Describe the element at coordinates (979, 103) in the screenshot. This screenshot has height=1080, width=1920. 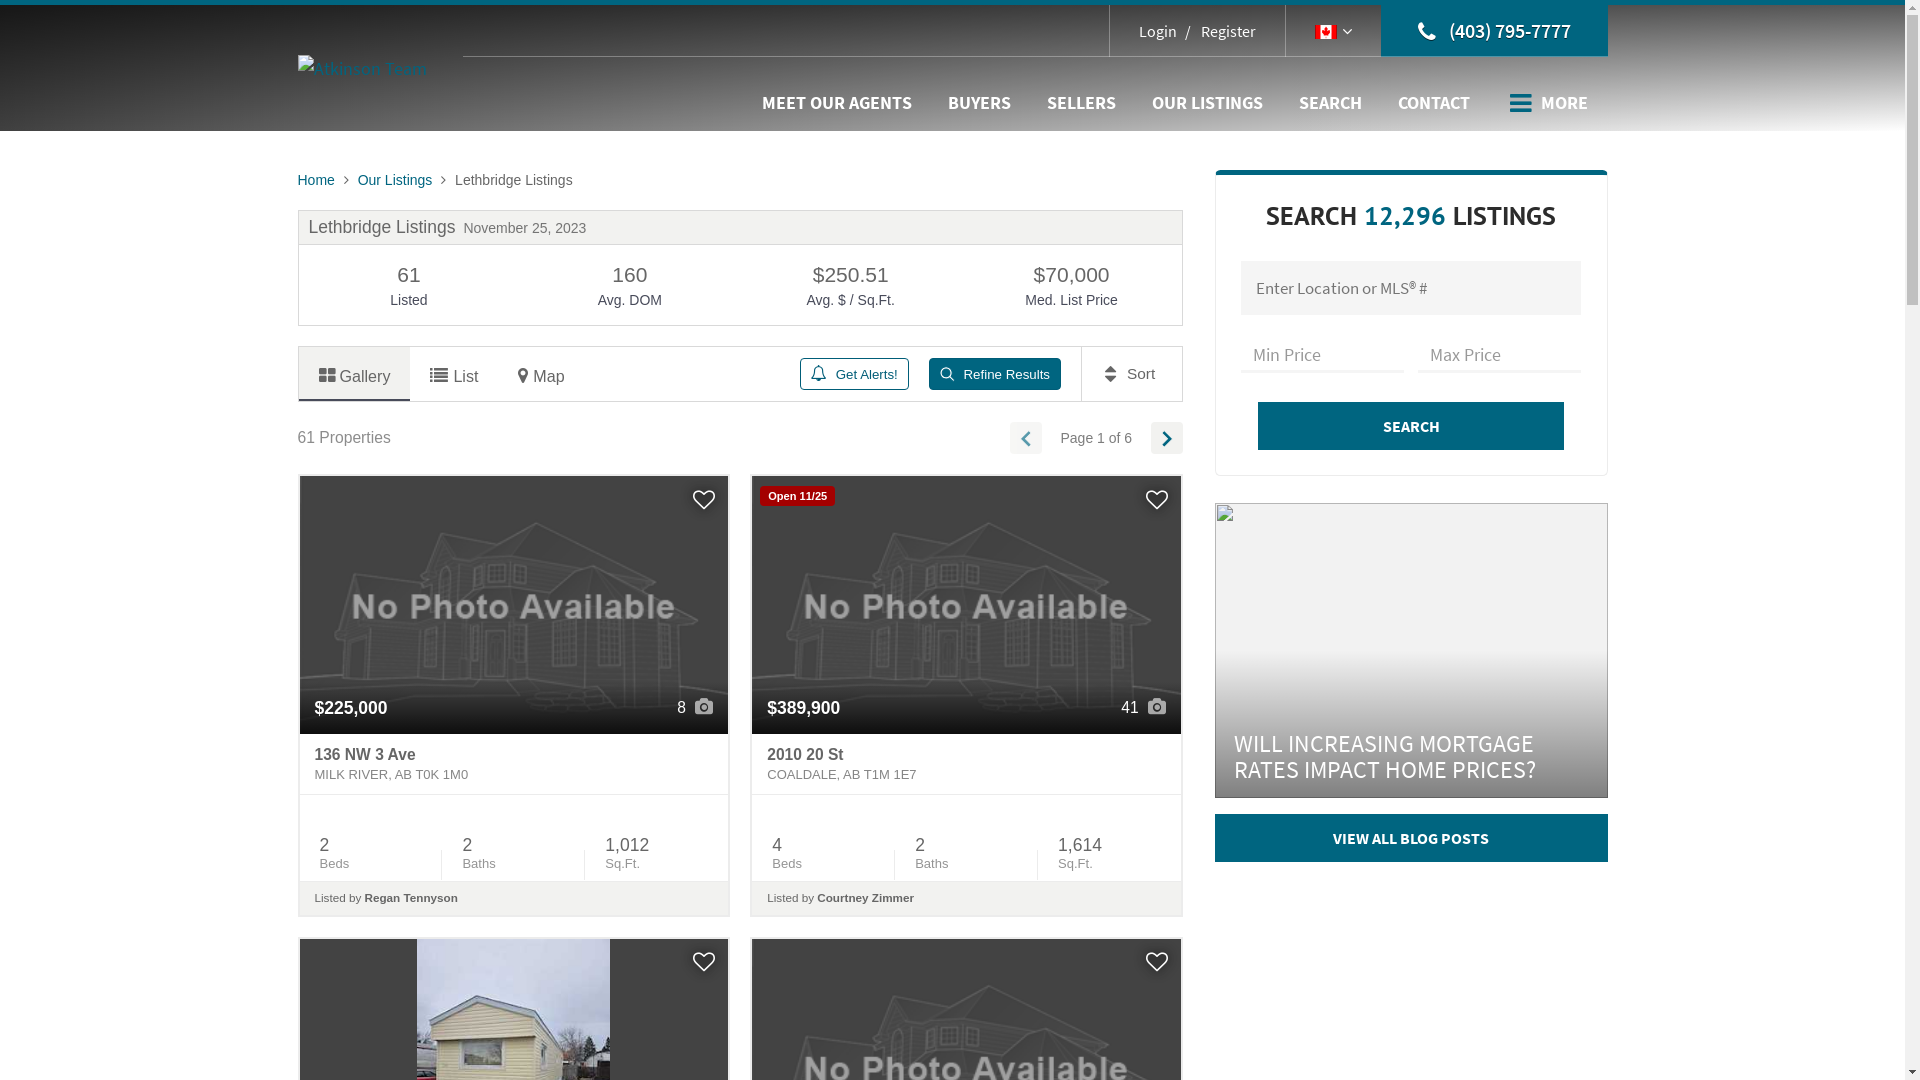
I see `'BUYERS'` at that location.